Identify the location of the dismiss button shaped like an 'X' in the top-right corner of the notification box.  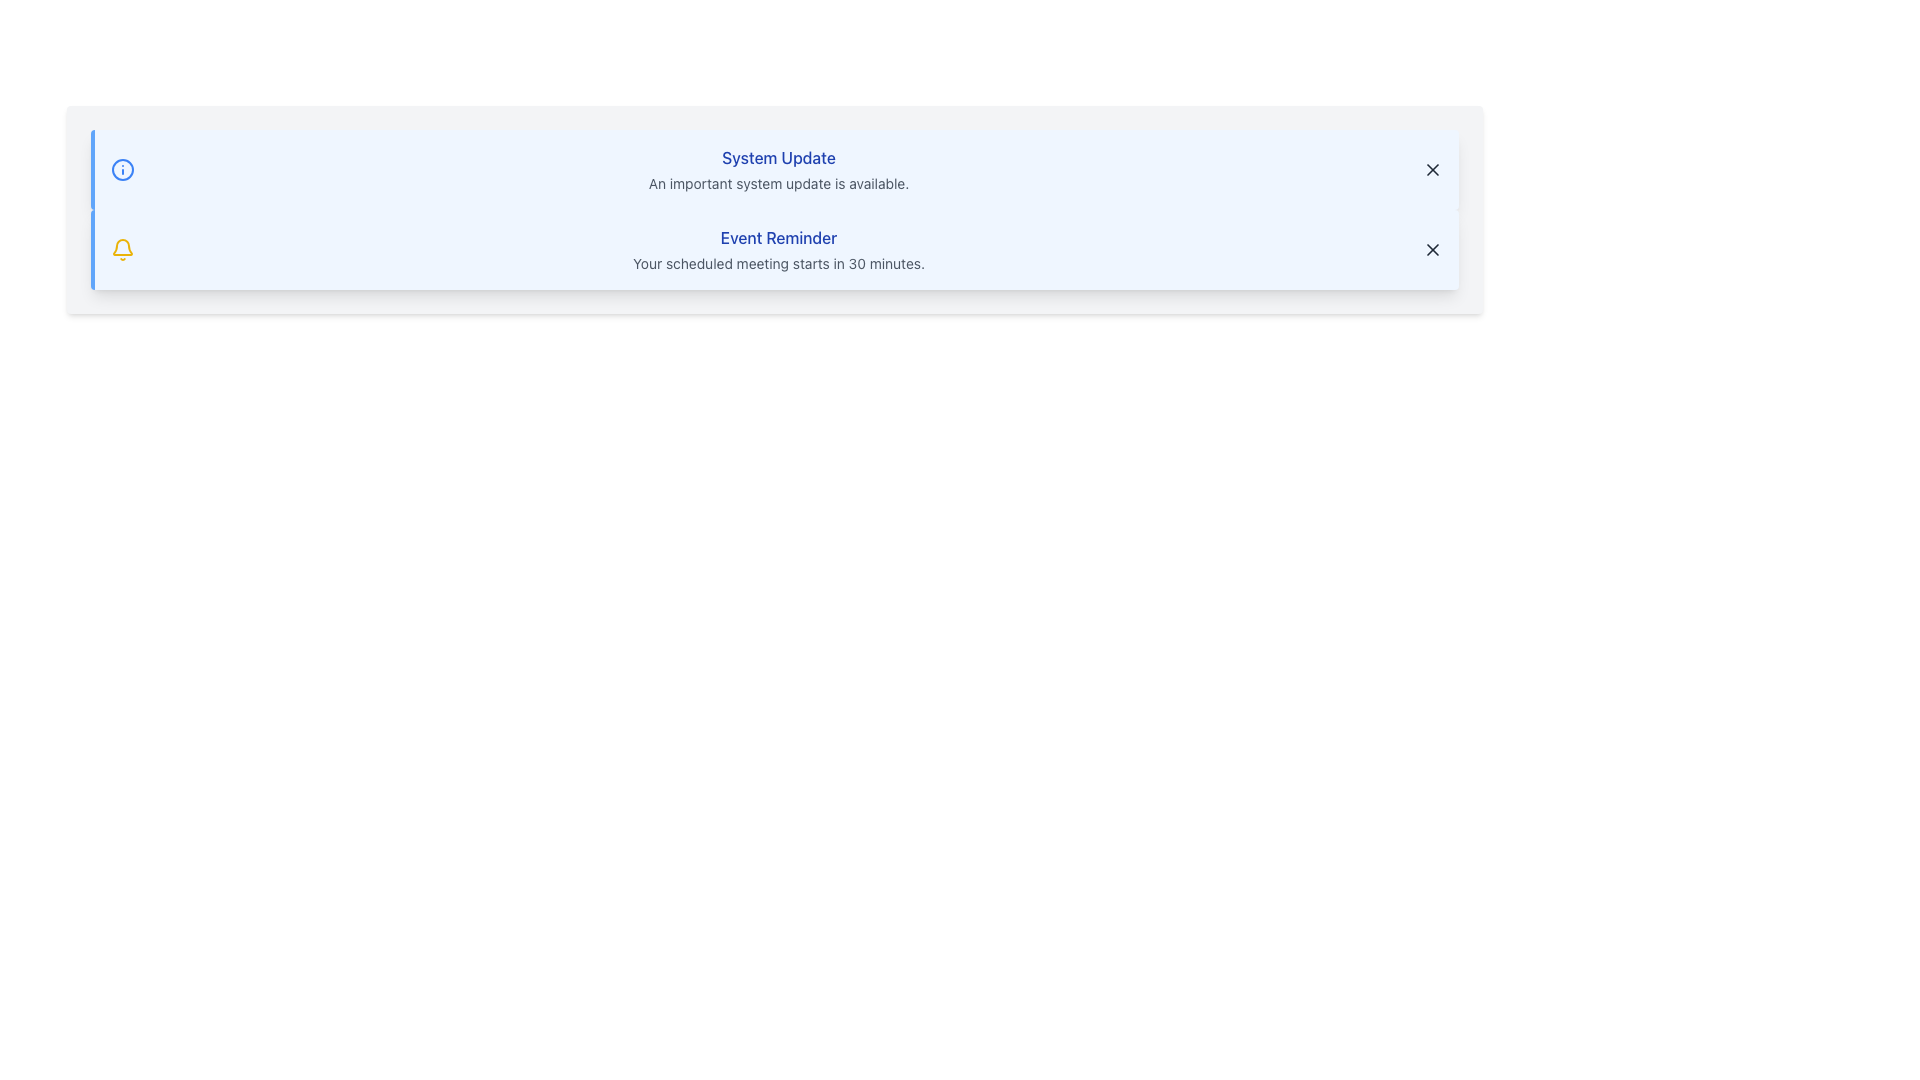
(1432, 249).